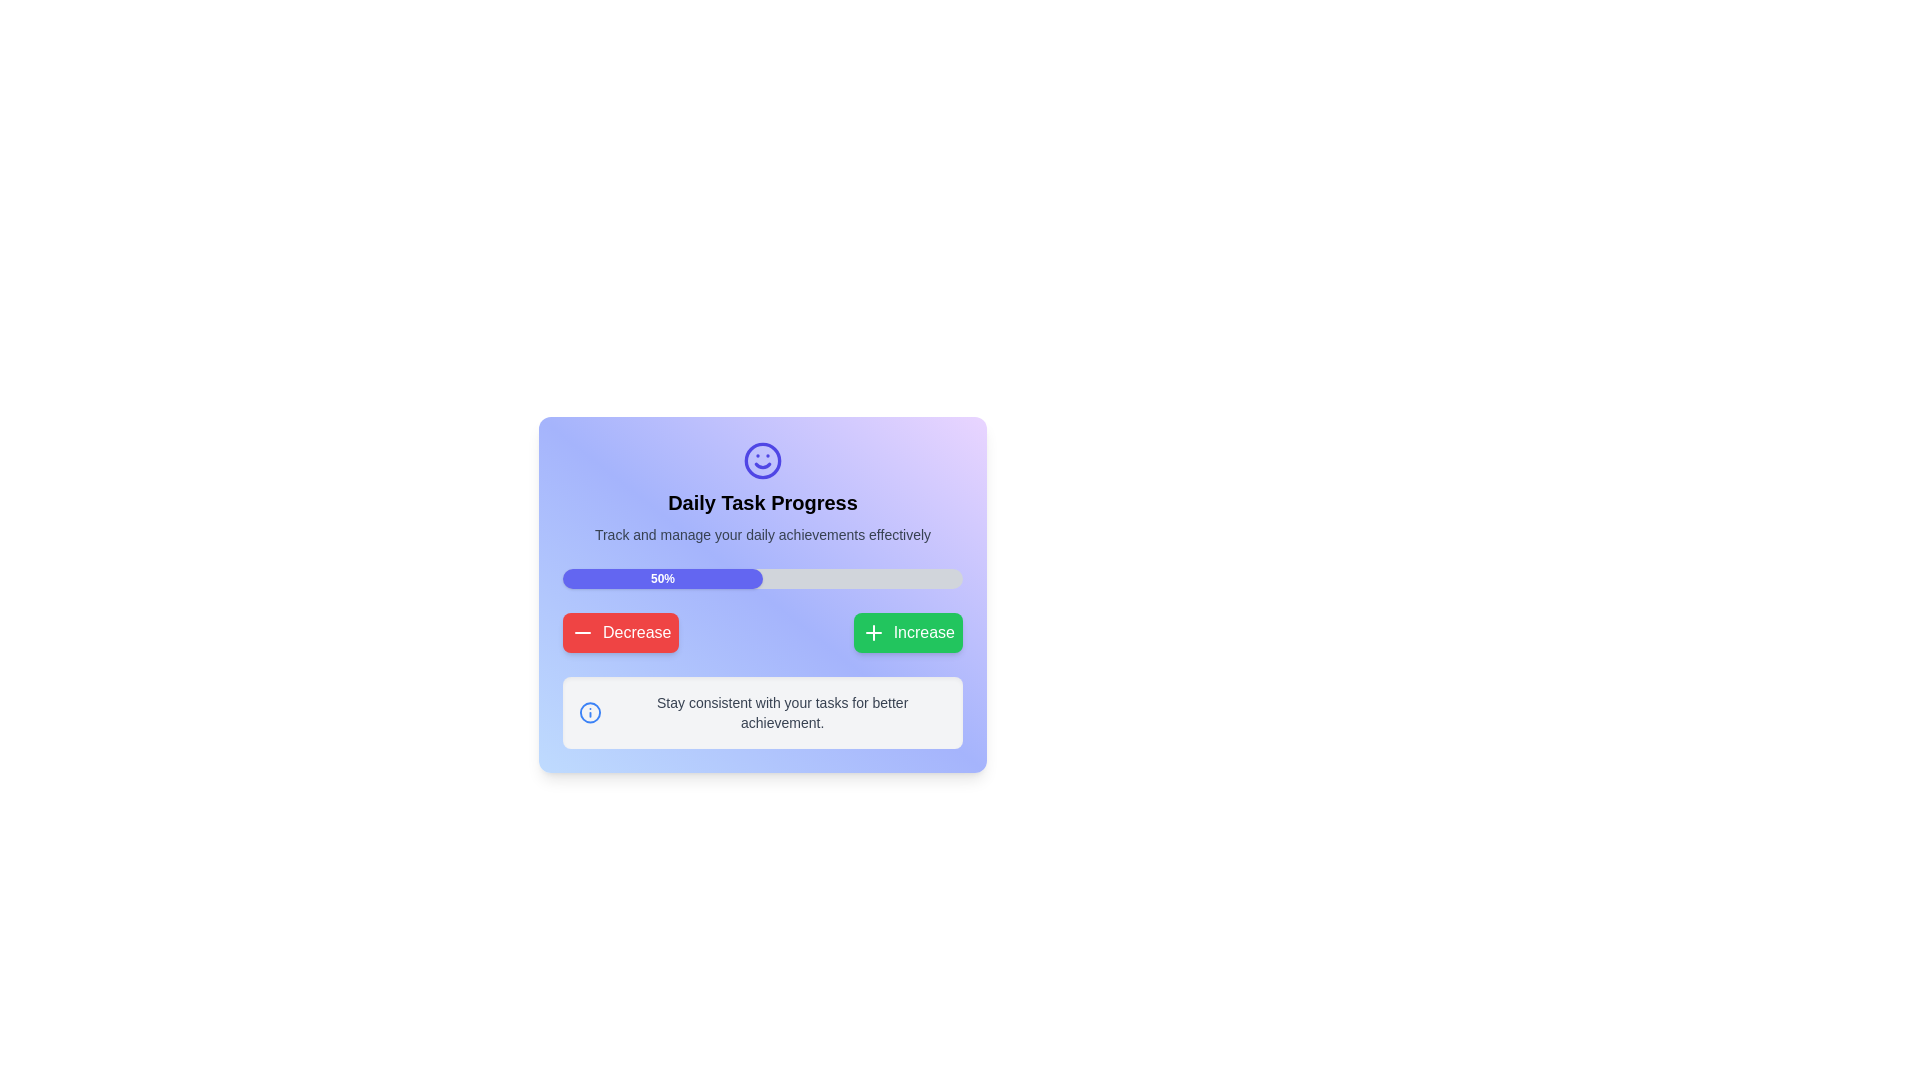  I want to click on the SVG Icon within the green 'Increase' button, which represents an increment action and is aligned with the button's label, so click(873, 632).